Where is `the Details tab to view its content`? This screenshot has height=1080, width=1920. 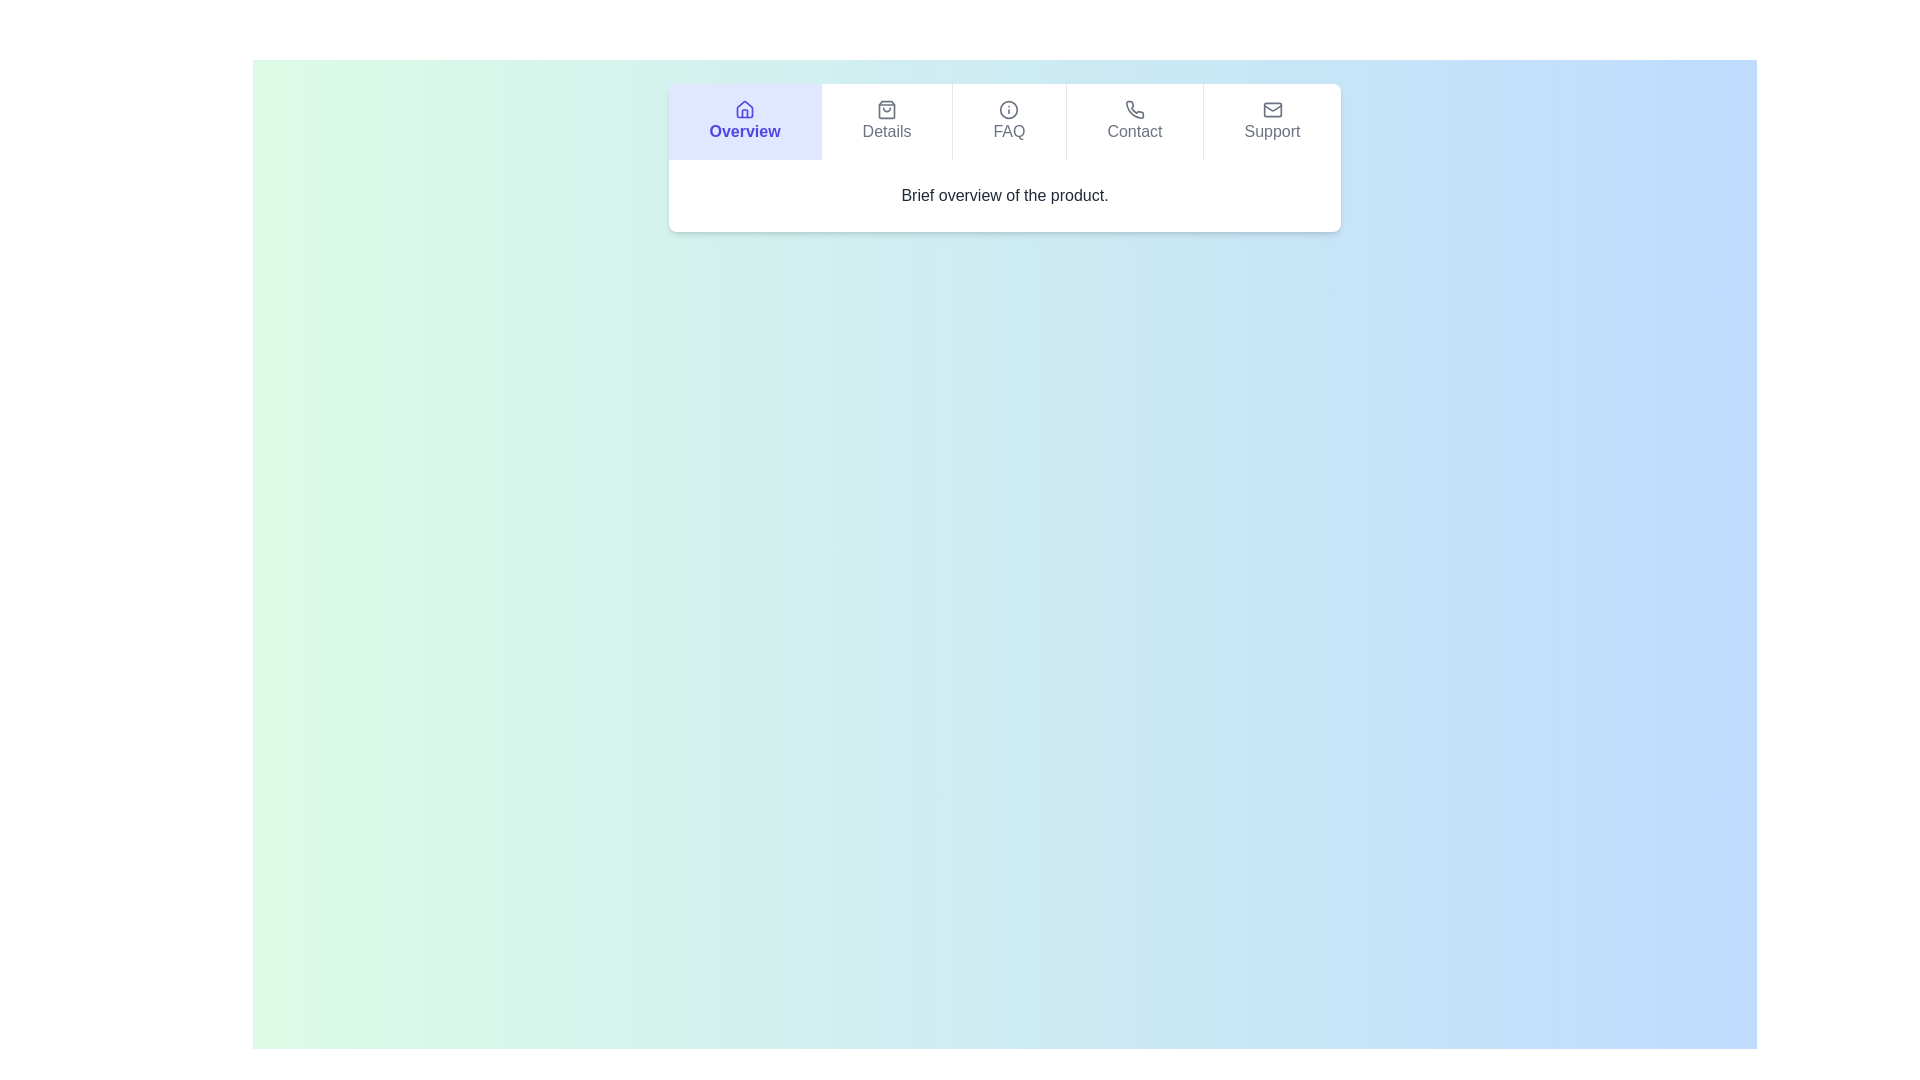
the Details tab to view its content is located at coordinates (885, 122).